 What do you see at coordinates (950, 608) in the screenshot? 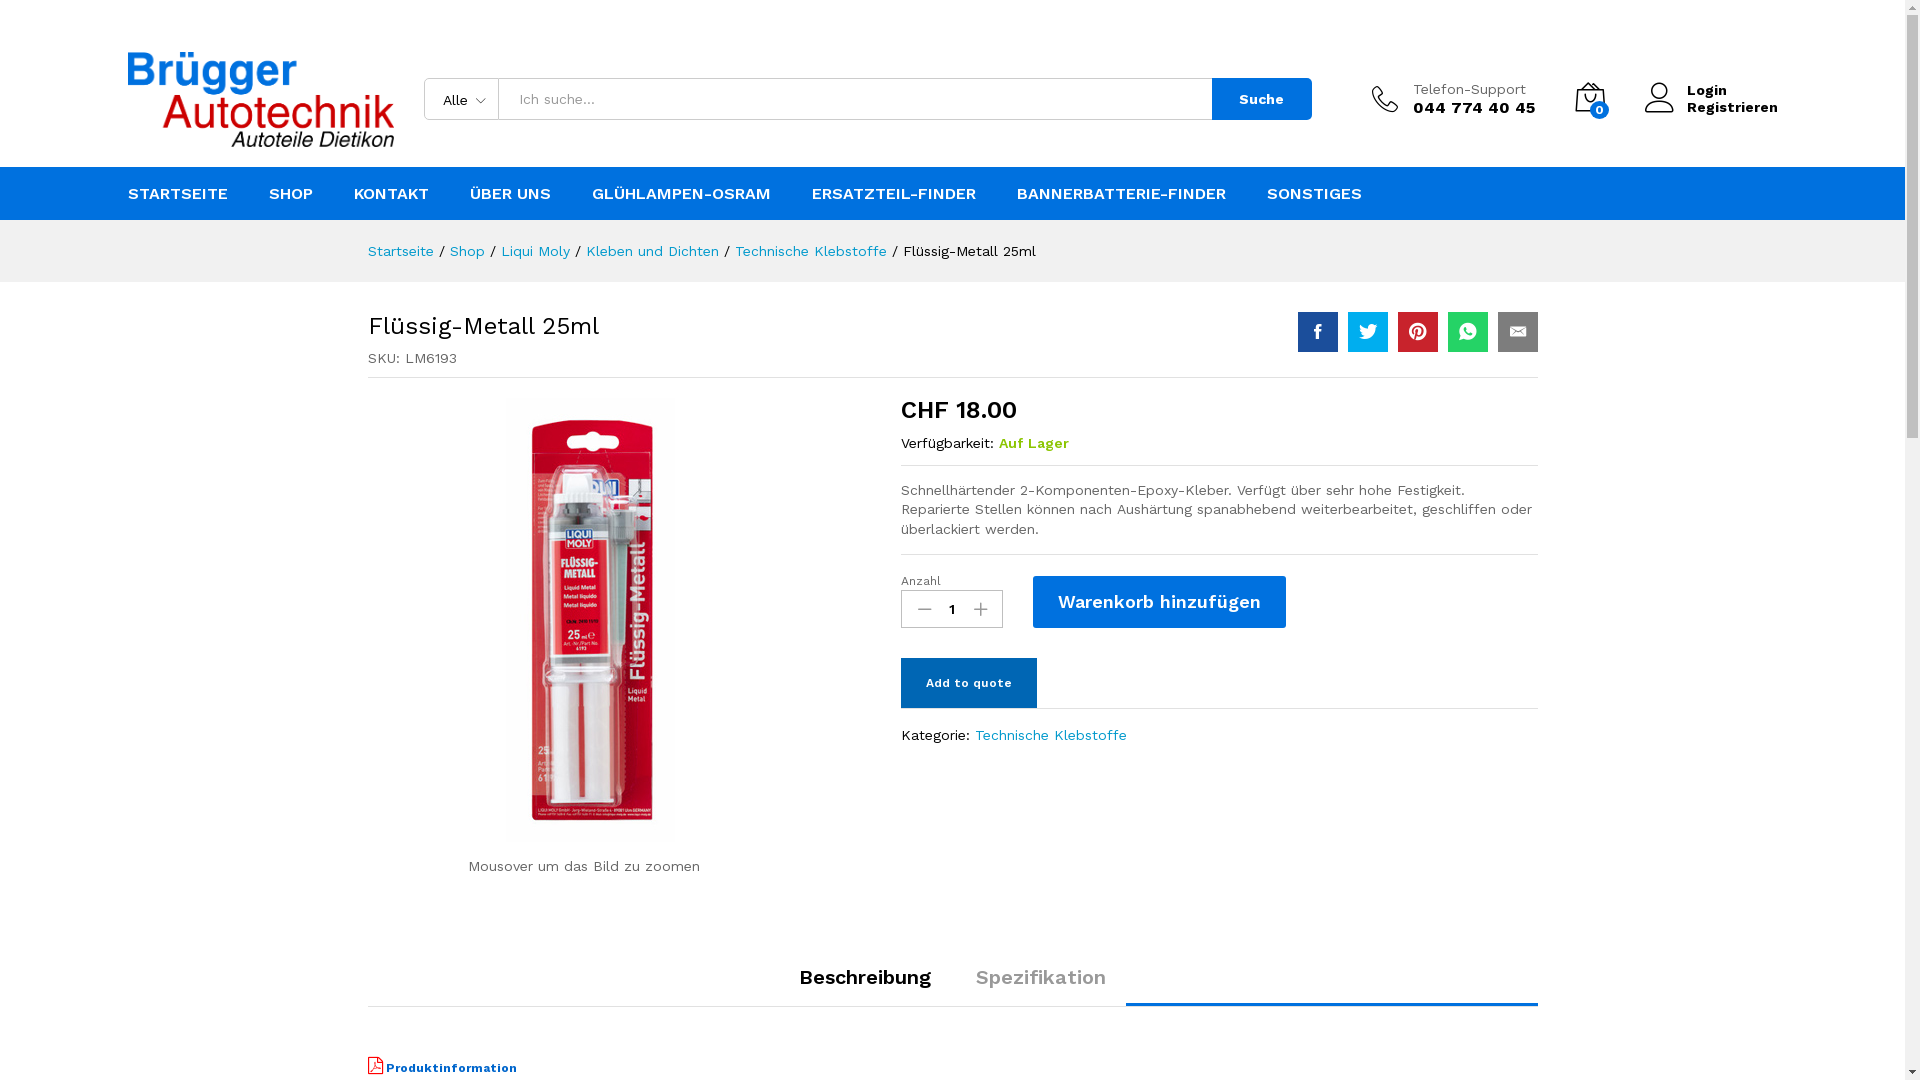
I see `'Qty'` at bounding box center [950, 608].